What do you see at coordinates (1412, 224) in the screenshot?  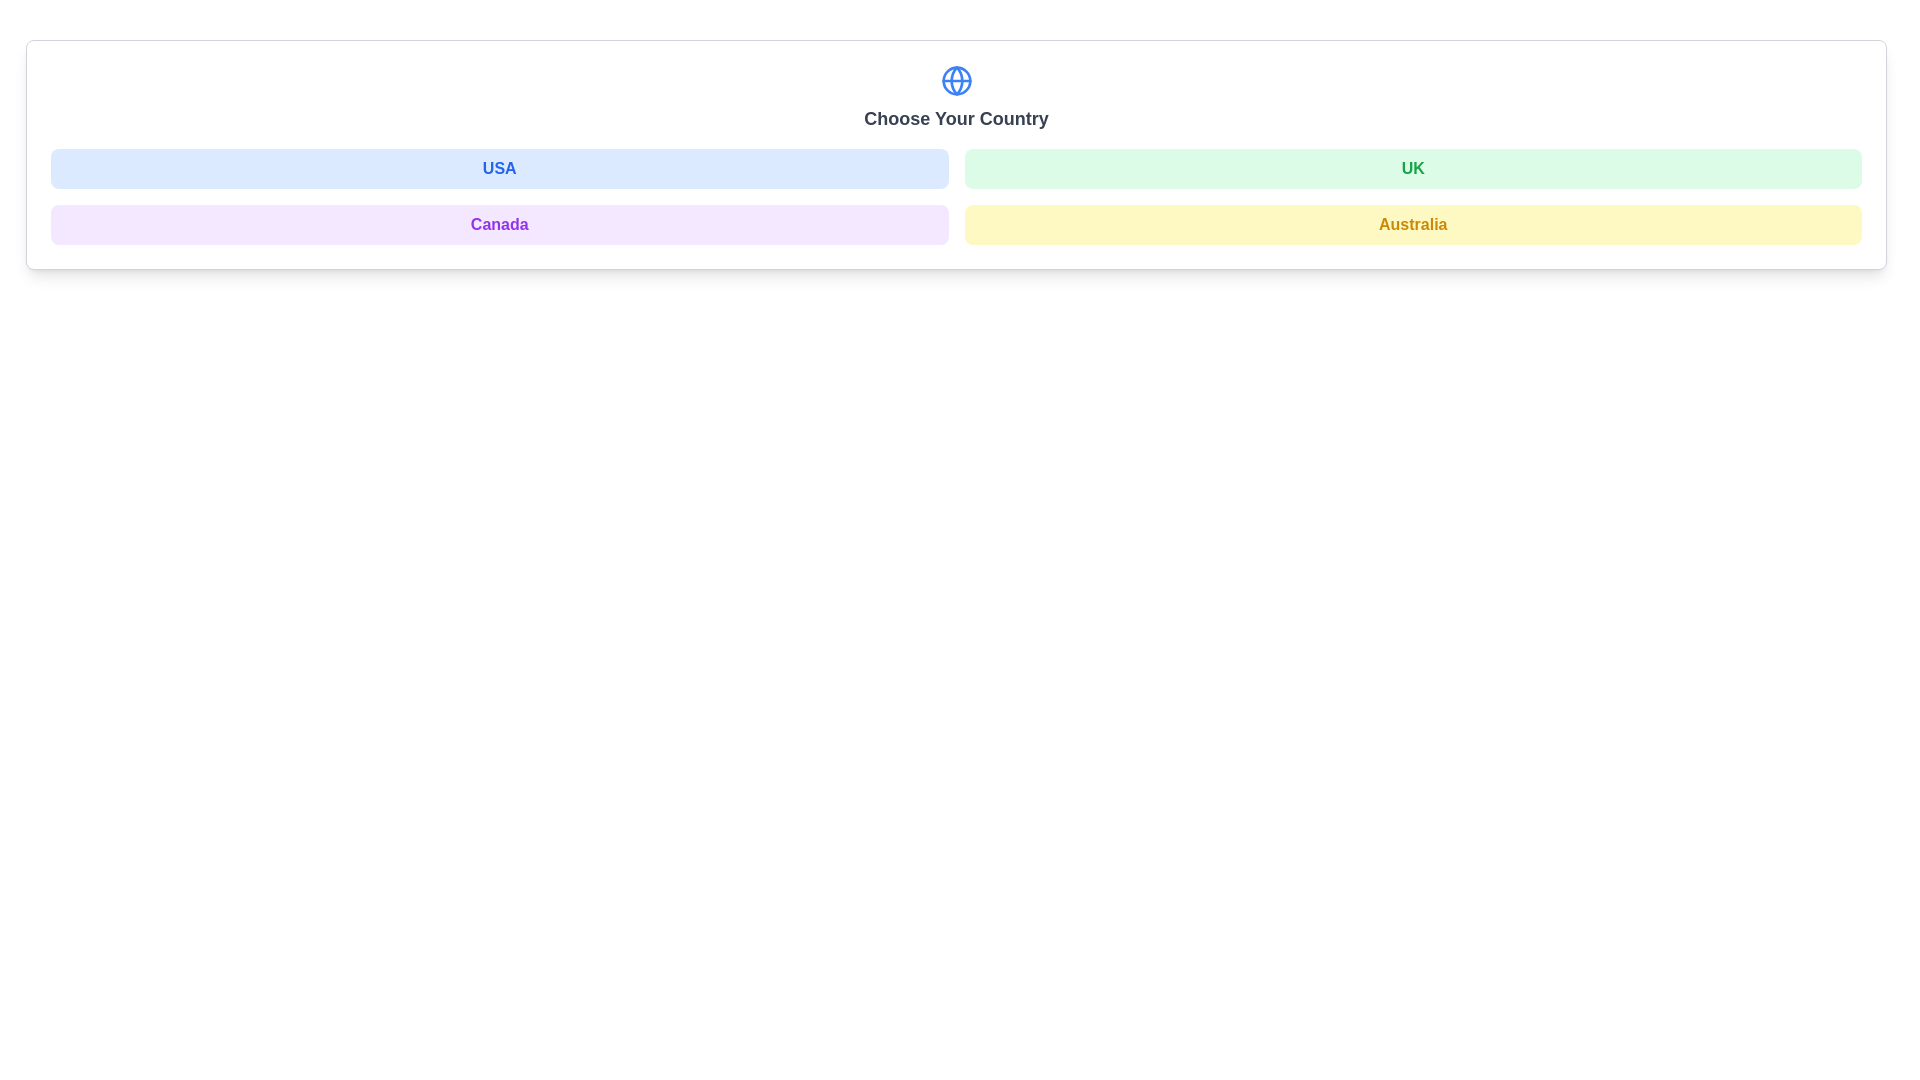 I see `the 'Australia' selection button, which is the fourth tab in the grid layout under the 'Choose Your Country' section` at bounding box center [1412, 224].